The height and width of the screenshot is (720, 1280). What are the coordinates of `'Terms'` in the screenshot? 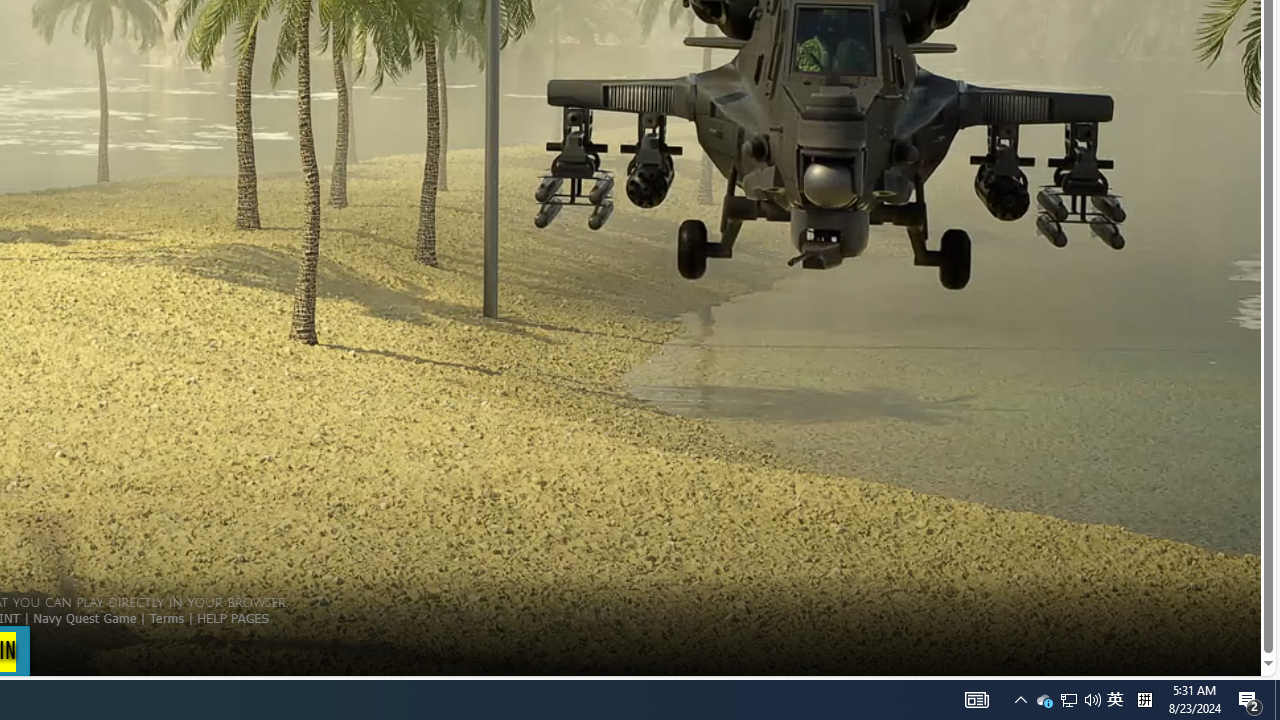 It's located at (167, 616).